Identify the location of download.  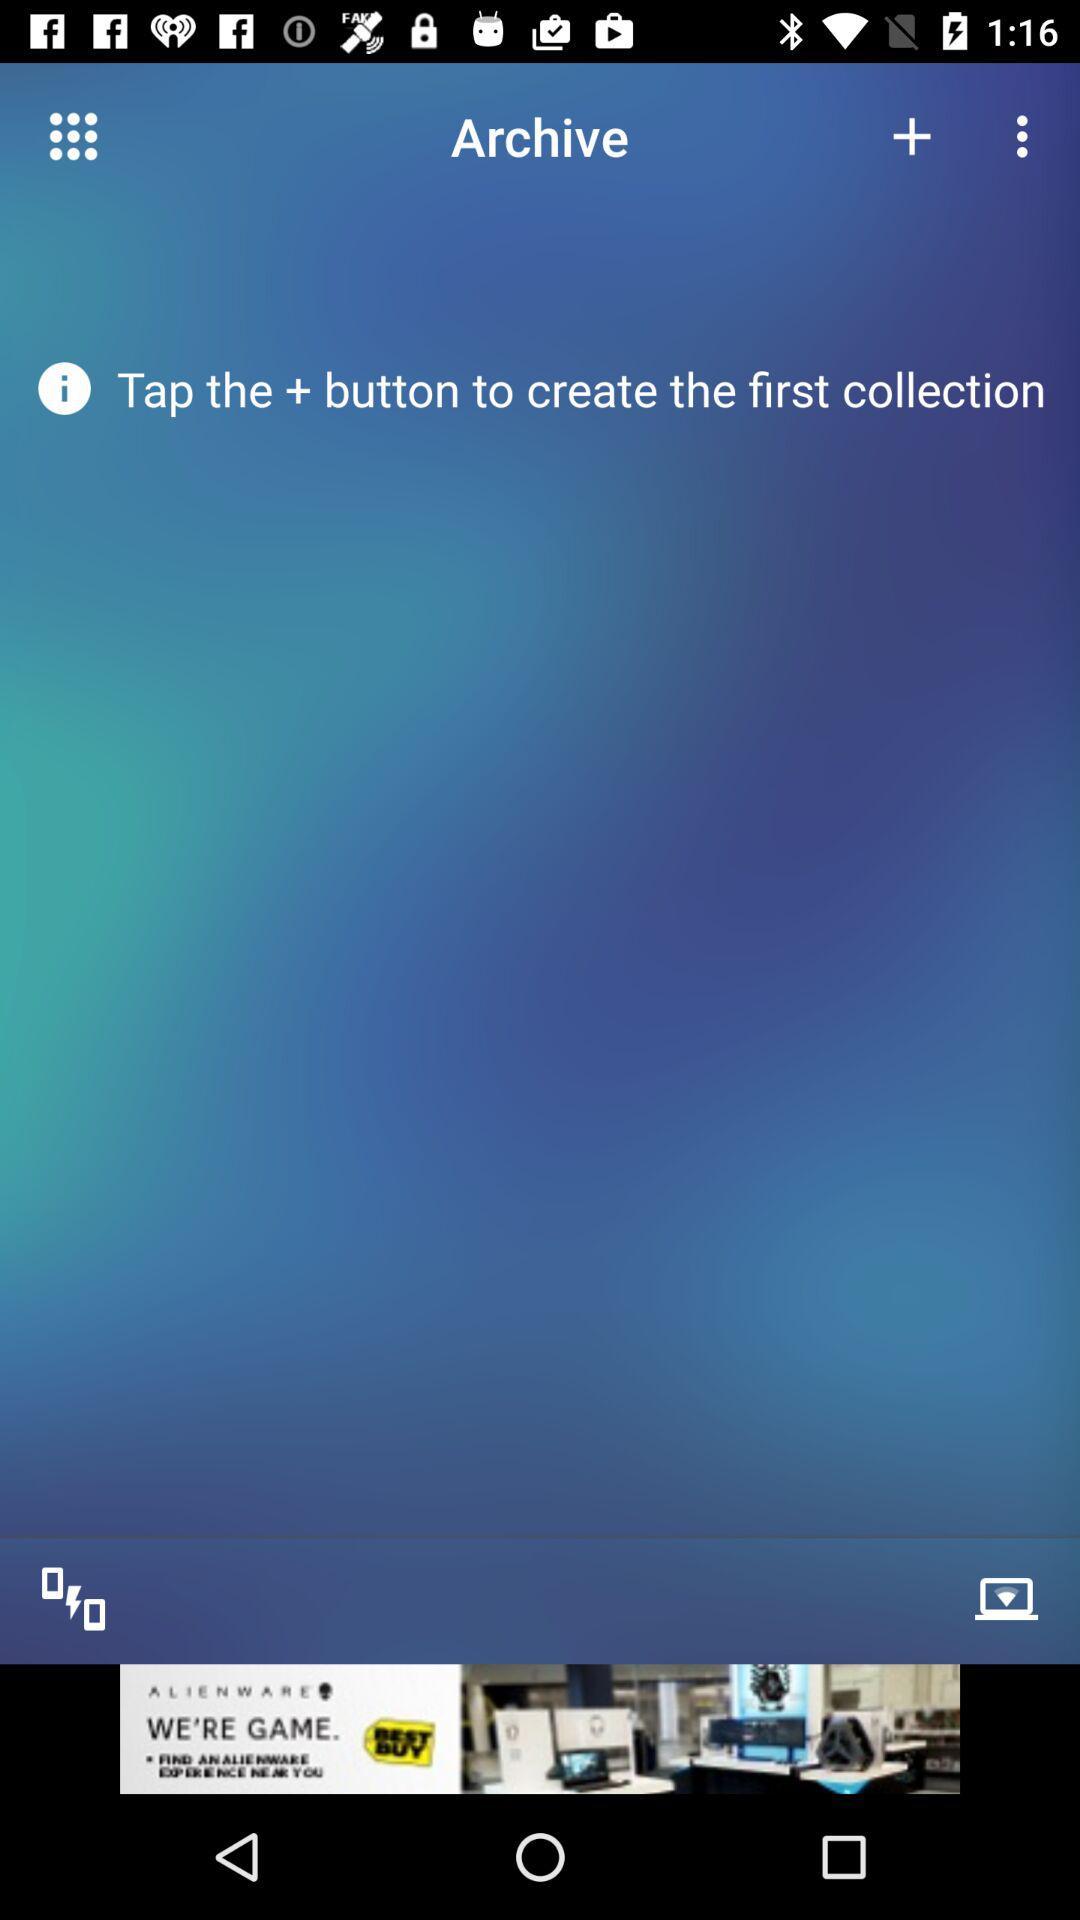
(1011, 1596).